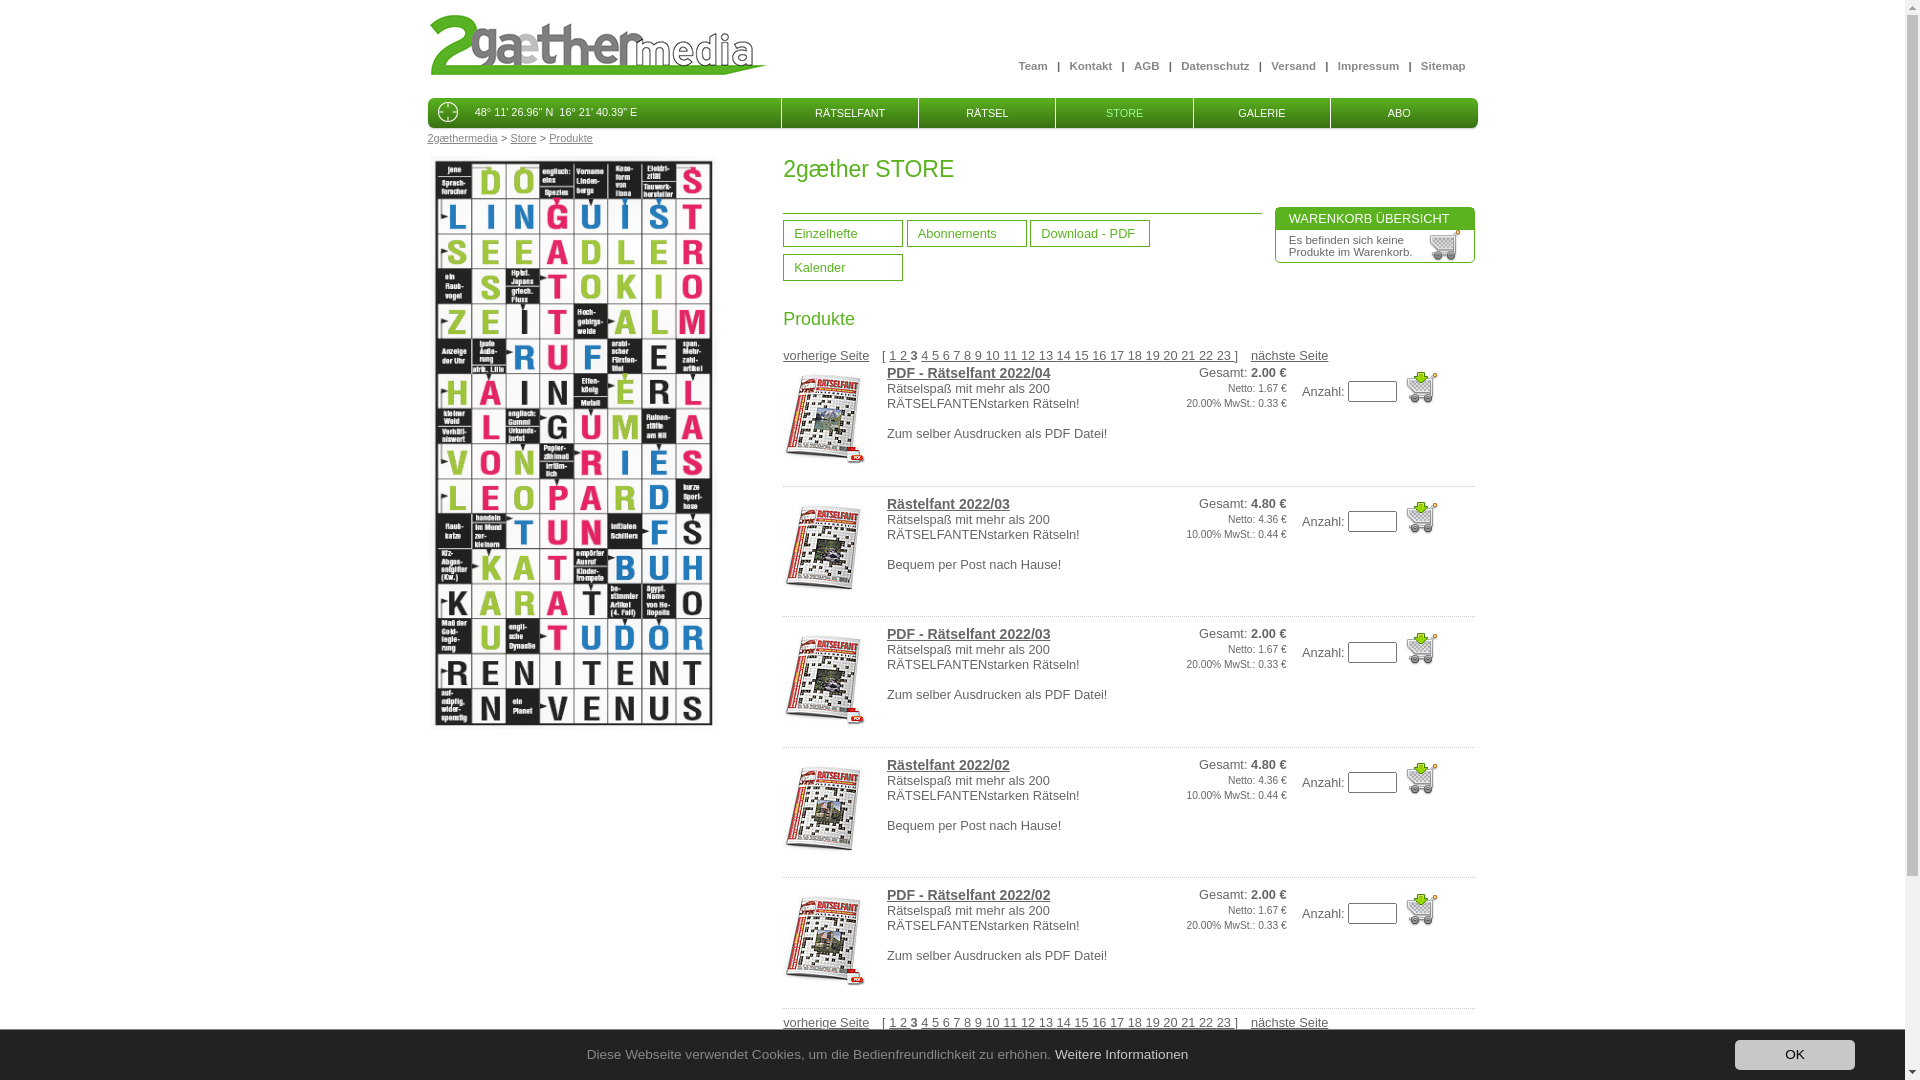  Describe the element at coordinates (1099, 354) in the screenshot. I see `'16'` at that location.